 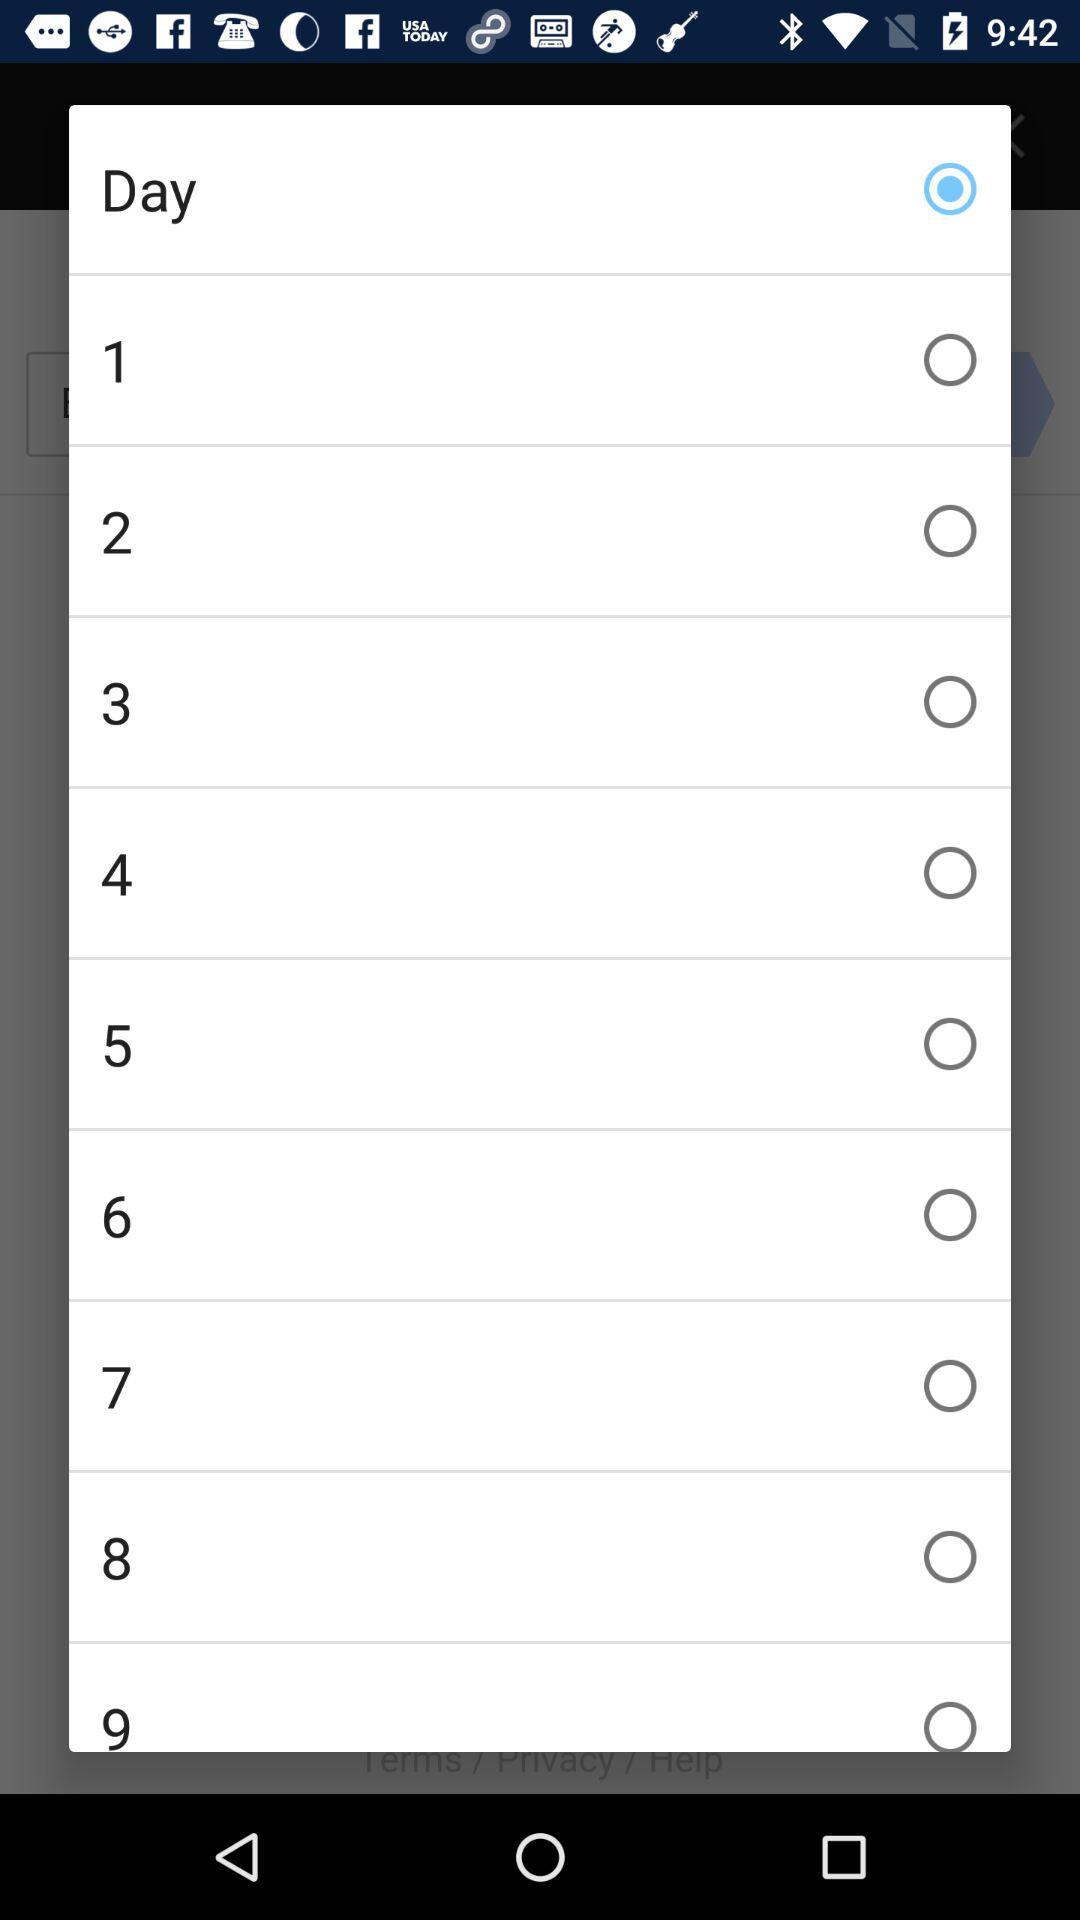 What do you see at coordinates (540, 1213) in the screenshot?
I see `item above 7 checkbox` at bounding box center [540, 1213].